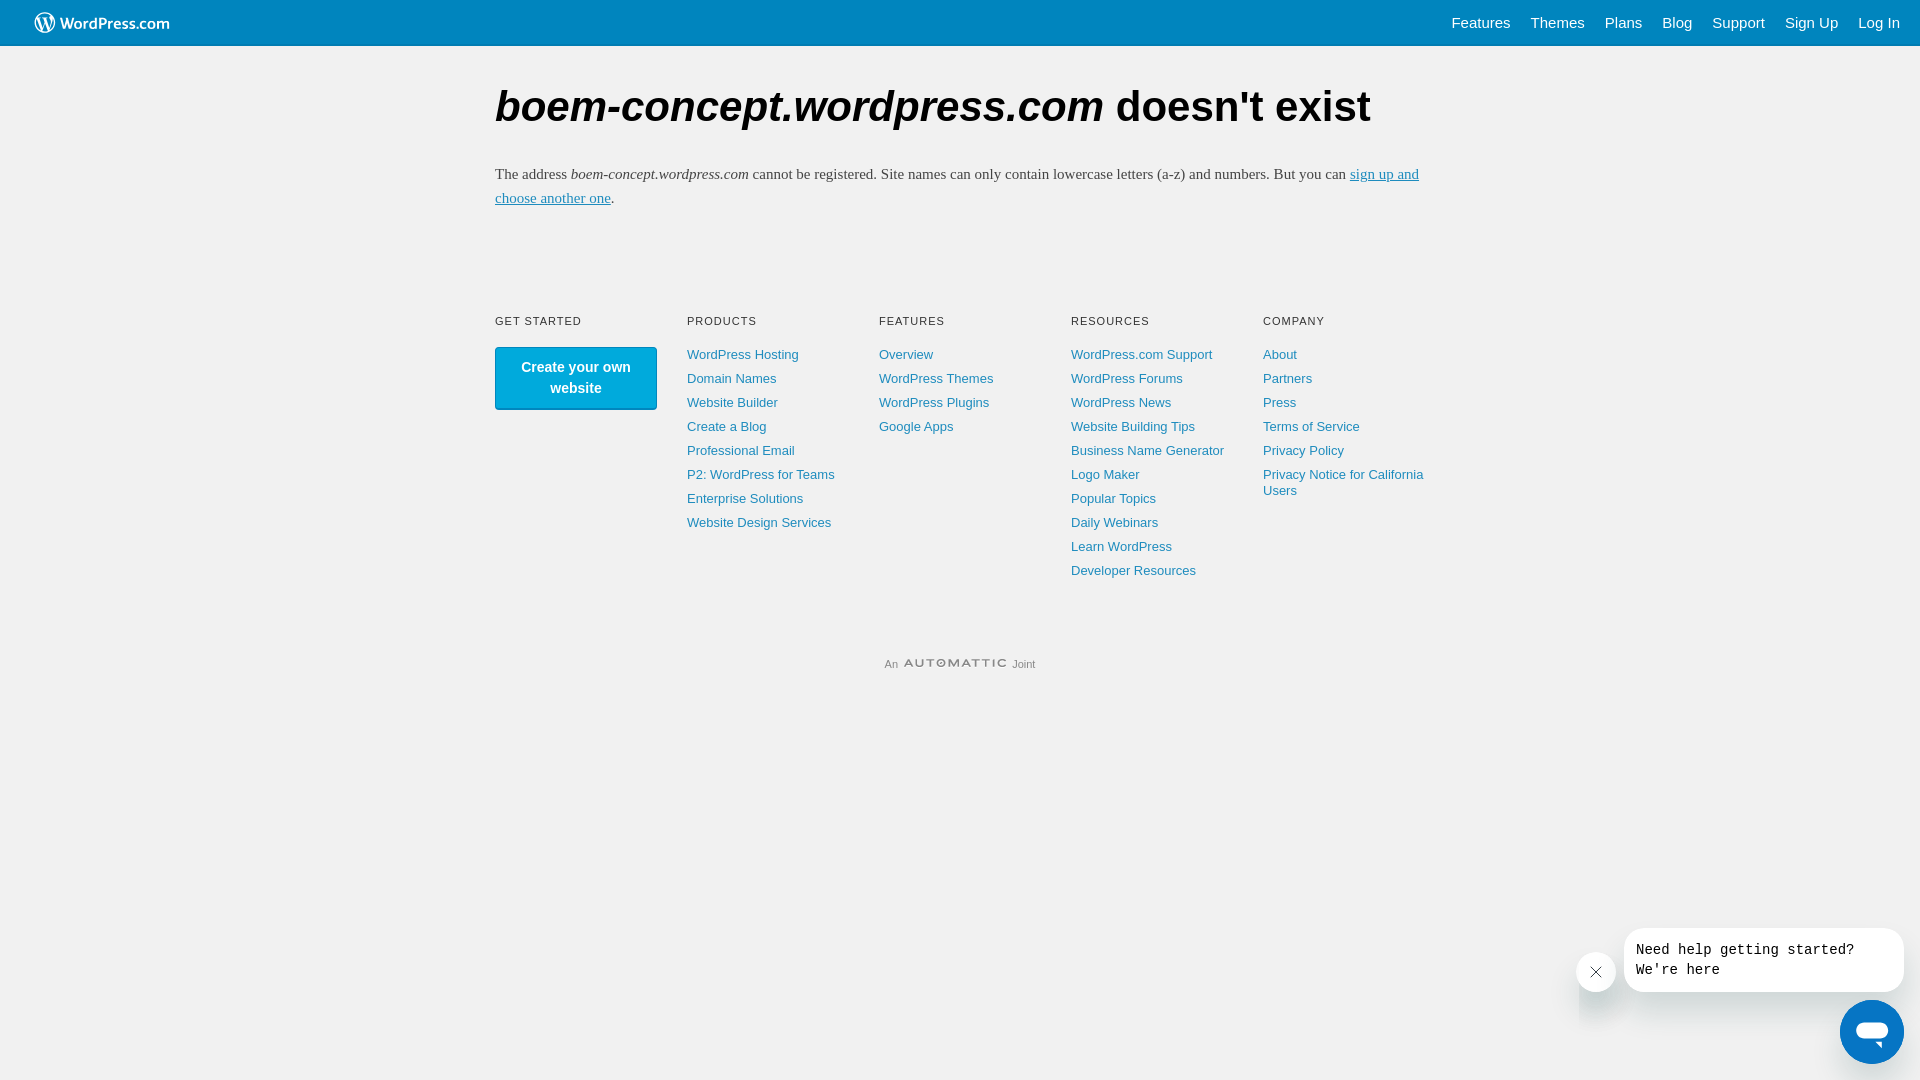 This screenshot has height=1080, width=1920. What do you see at coordinates (1763, 959) in the screenshot?
I see `'Message from company'` at bounding box center [1763, 959].